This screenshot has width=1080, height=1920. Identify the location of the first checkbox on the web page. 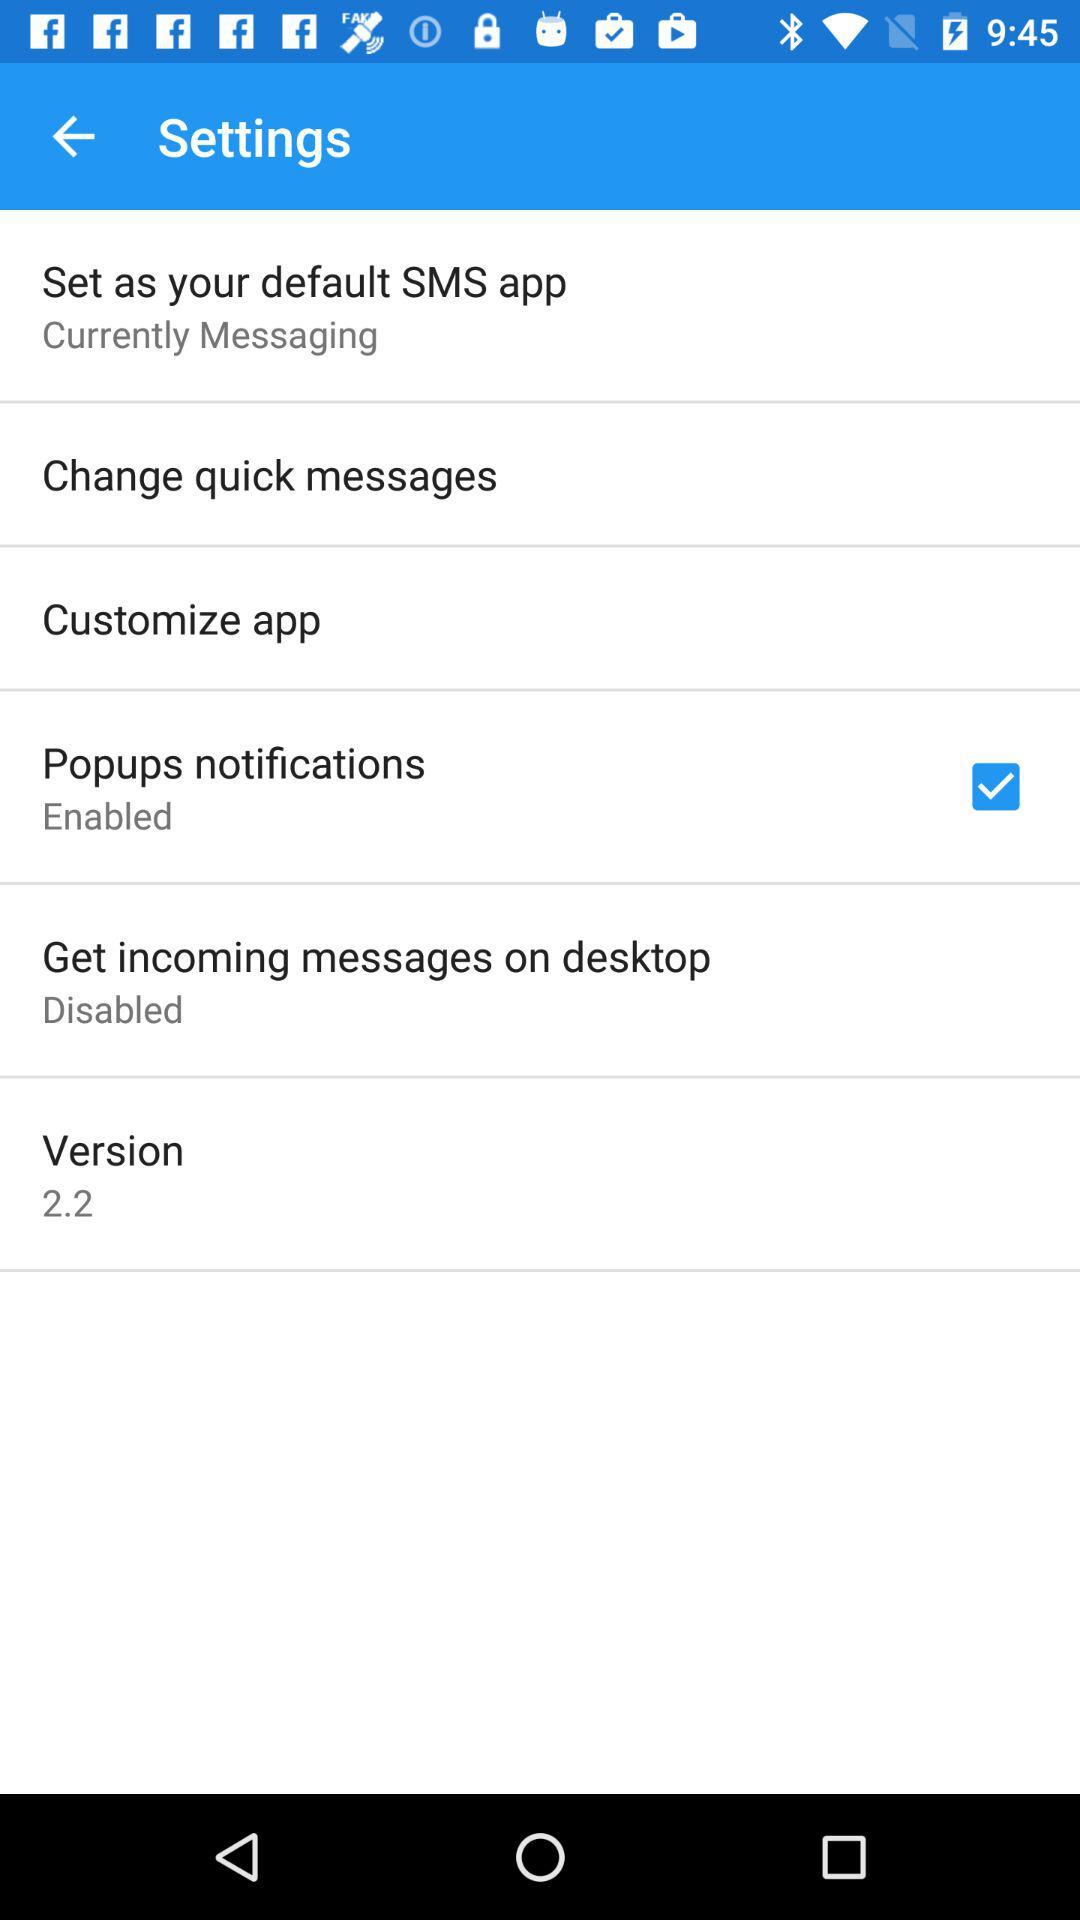
(995, 786).